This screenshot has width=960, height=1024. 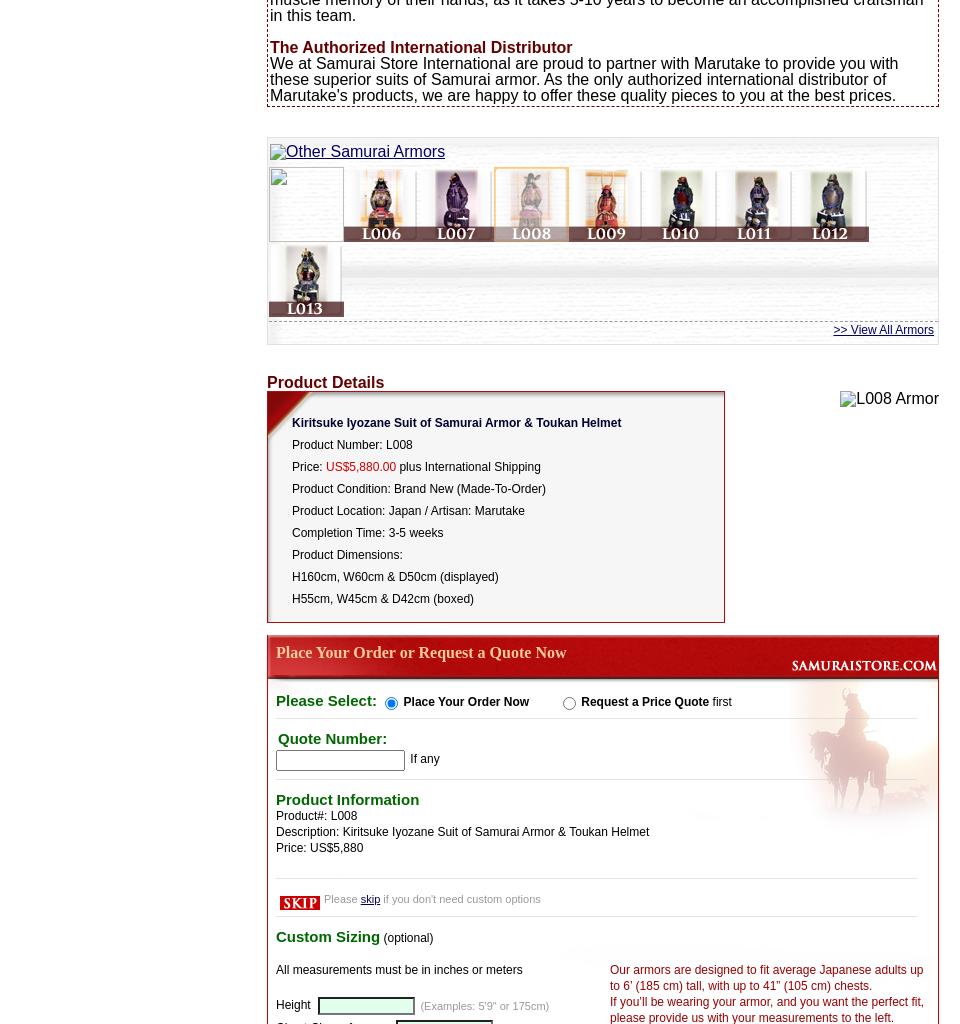 I want to click on 'Quote Number:', so click(x=277, y=736).